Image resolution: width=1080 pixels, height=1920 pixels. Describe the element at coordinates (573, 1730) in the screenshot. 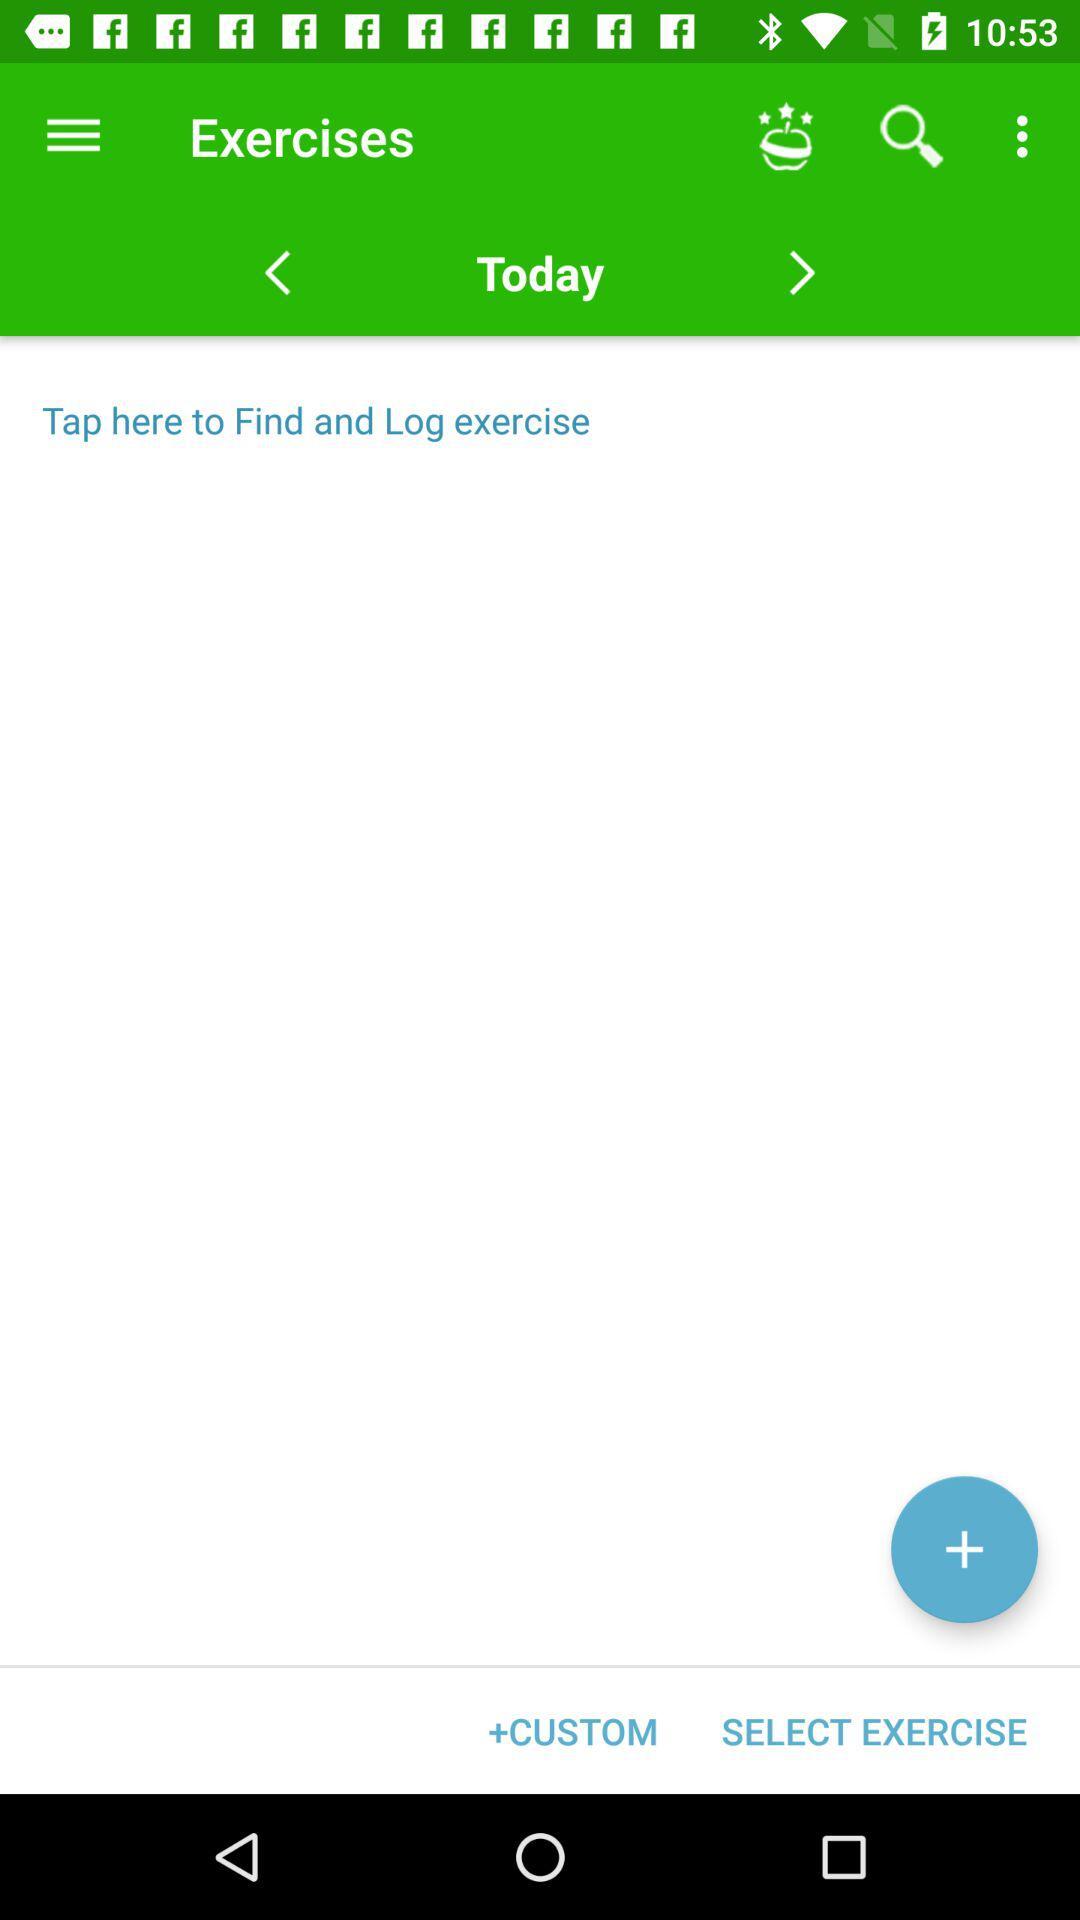

I see `icon to the left of the select exercise item` at that location.